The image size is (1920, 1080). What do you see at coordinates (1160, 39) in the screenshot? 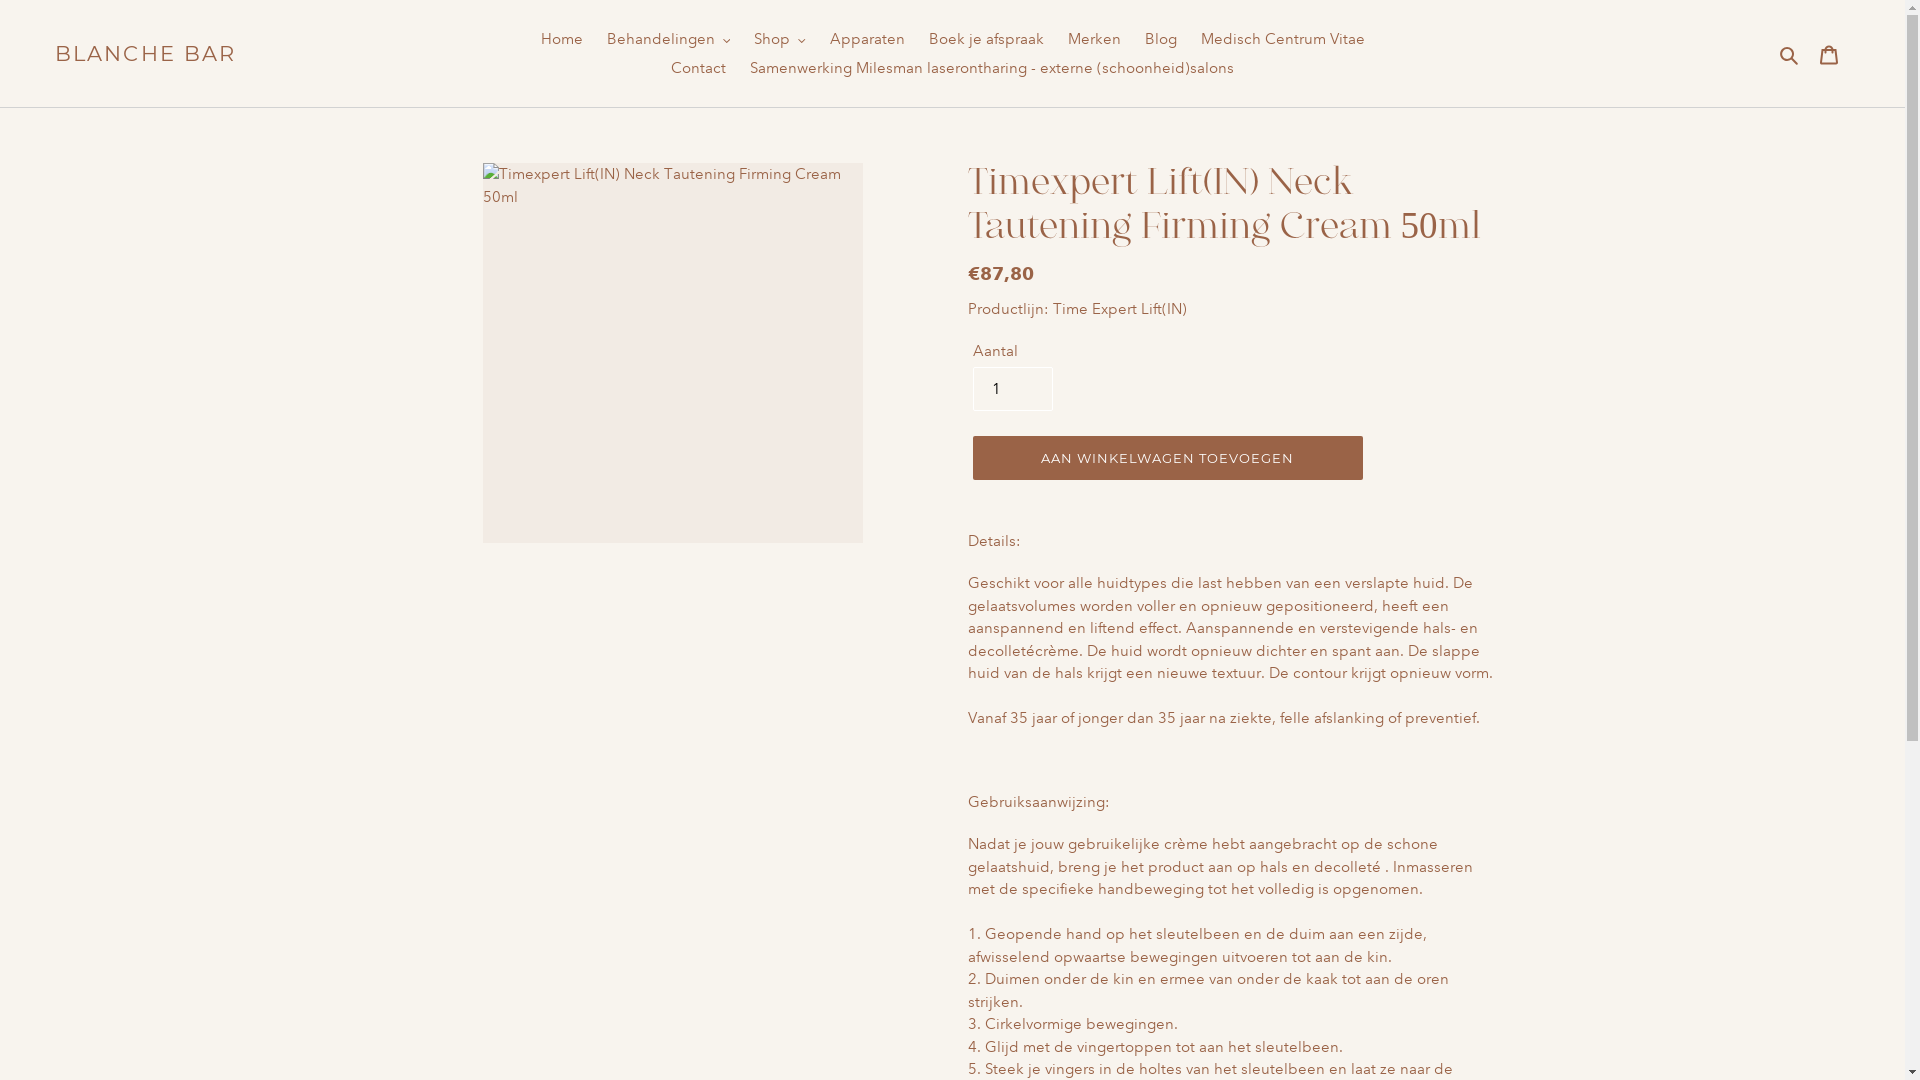
I see `'Blog'` at bounding box center [1160, 39].